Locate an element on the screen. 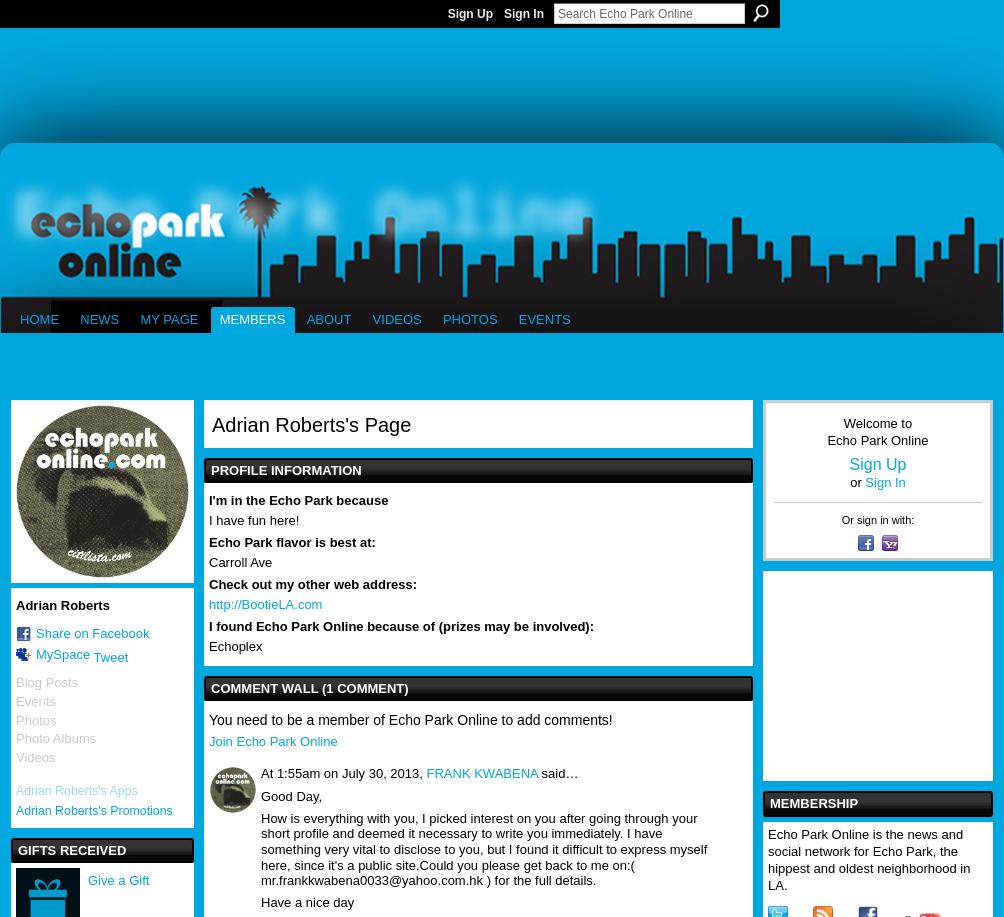 The image size is (1004, 917). 'Blog Posts' is located at coordinates (46, 682).